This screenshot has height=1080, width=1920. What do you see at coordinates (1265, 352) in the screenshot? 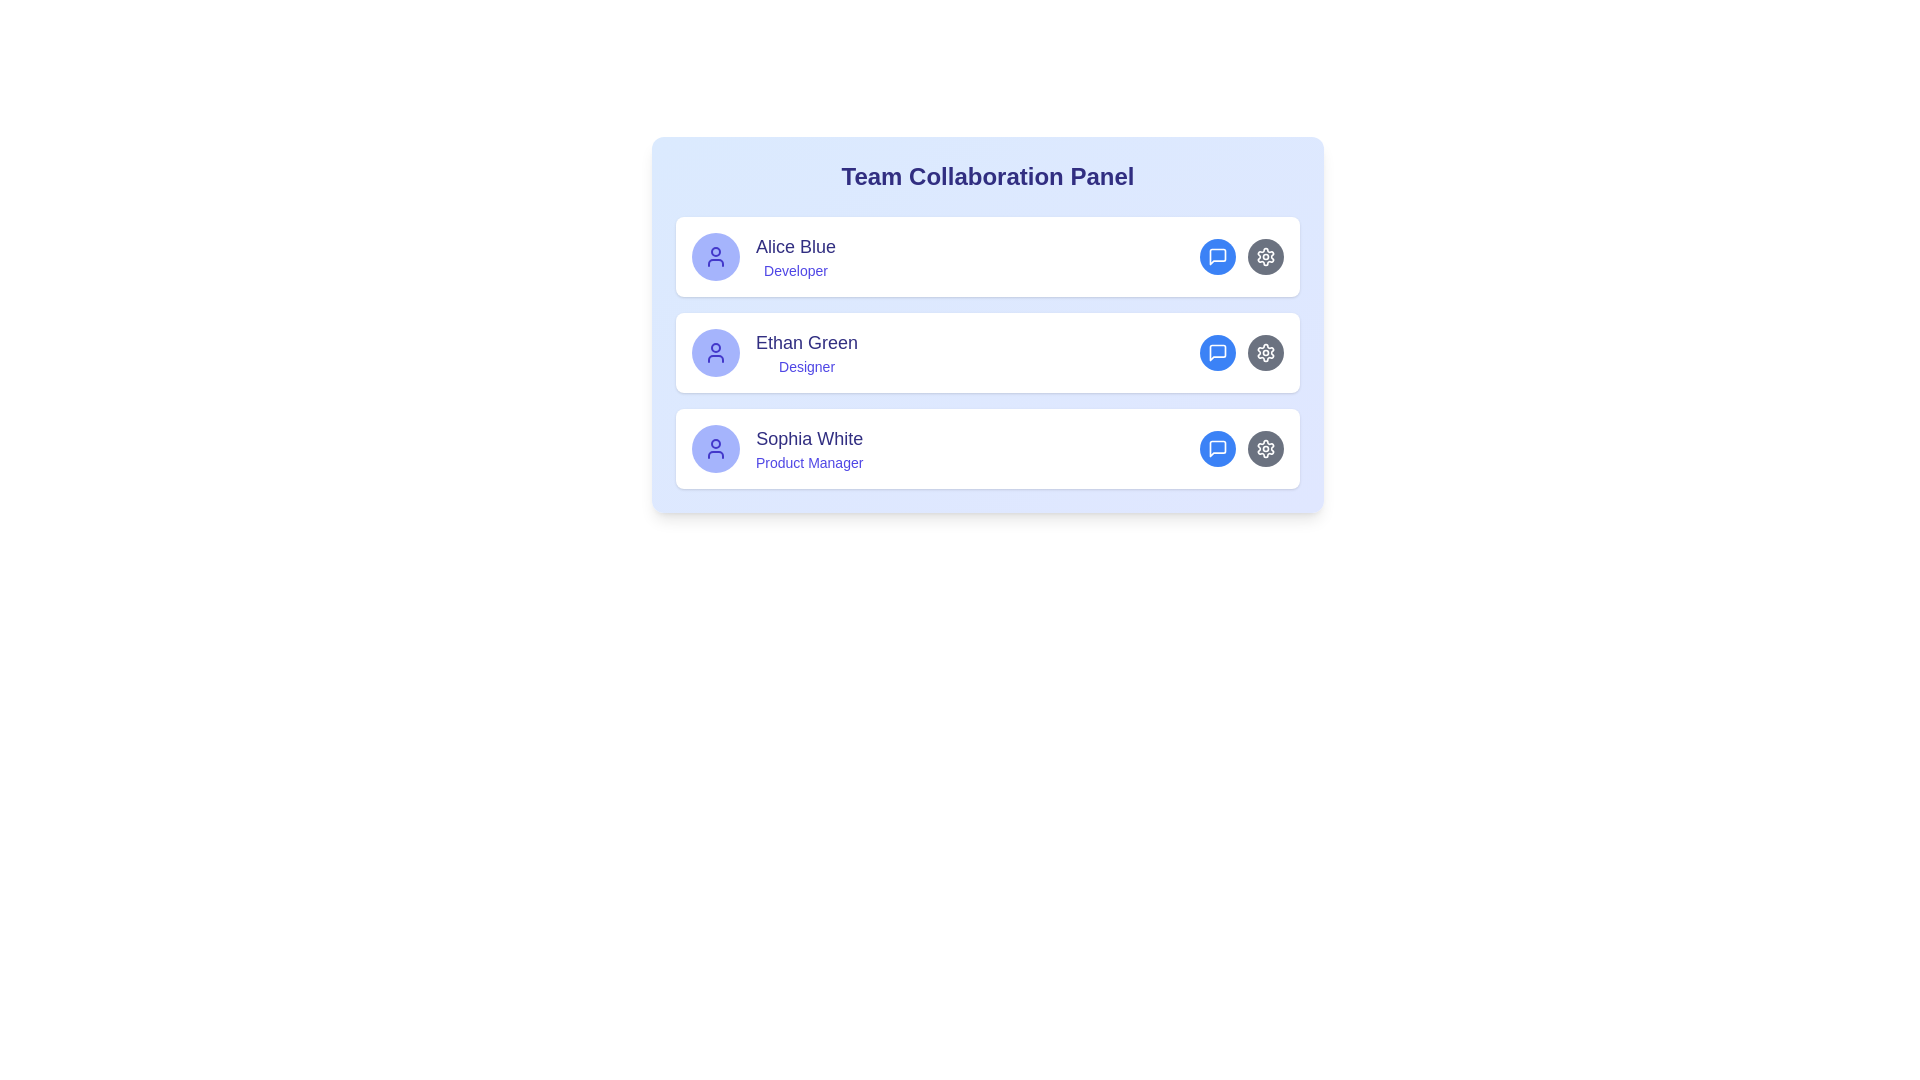
I see `the gear icon located in the second row of the user list panel, adjacent to Ethan Green's row` at bounding box center [1265, 352].